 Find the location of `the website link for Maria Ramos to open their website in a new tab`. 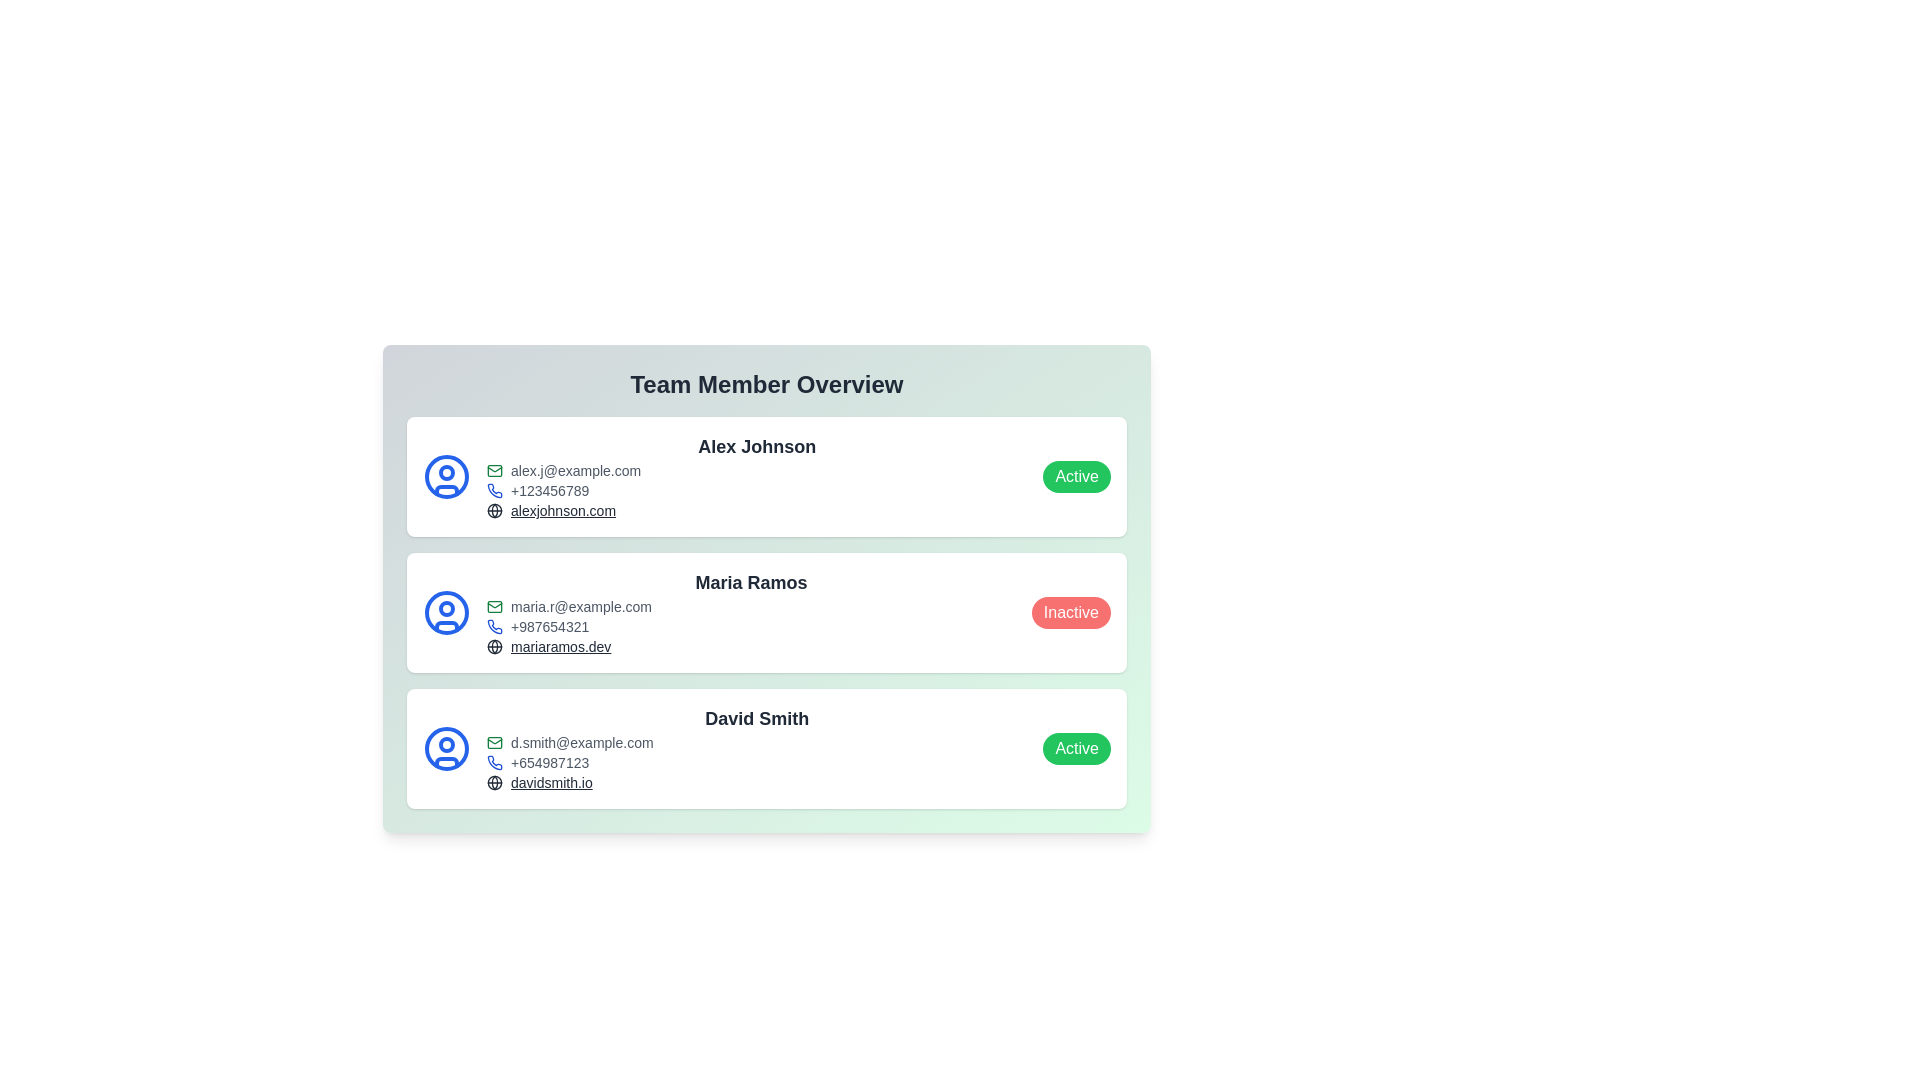

the website link for Maria Ramos to open their website in a new tab is located at coordinates (560, 647).